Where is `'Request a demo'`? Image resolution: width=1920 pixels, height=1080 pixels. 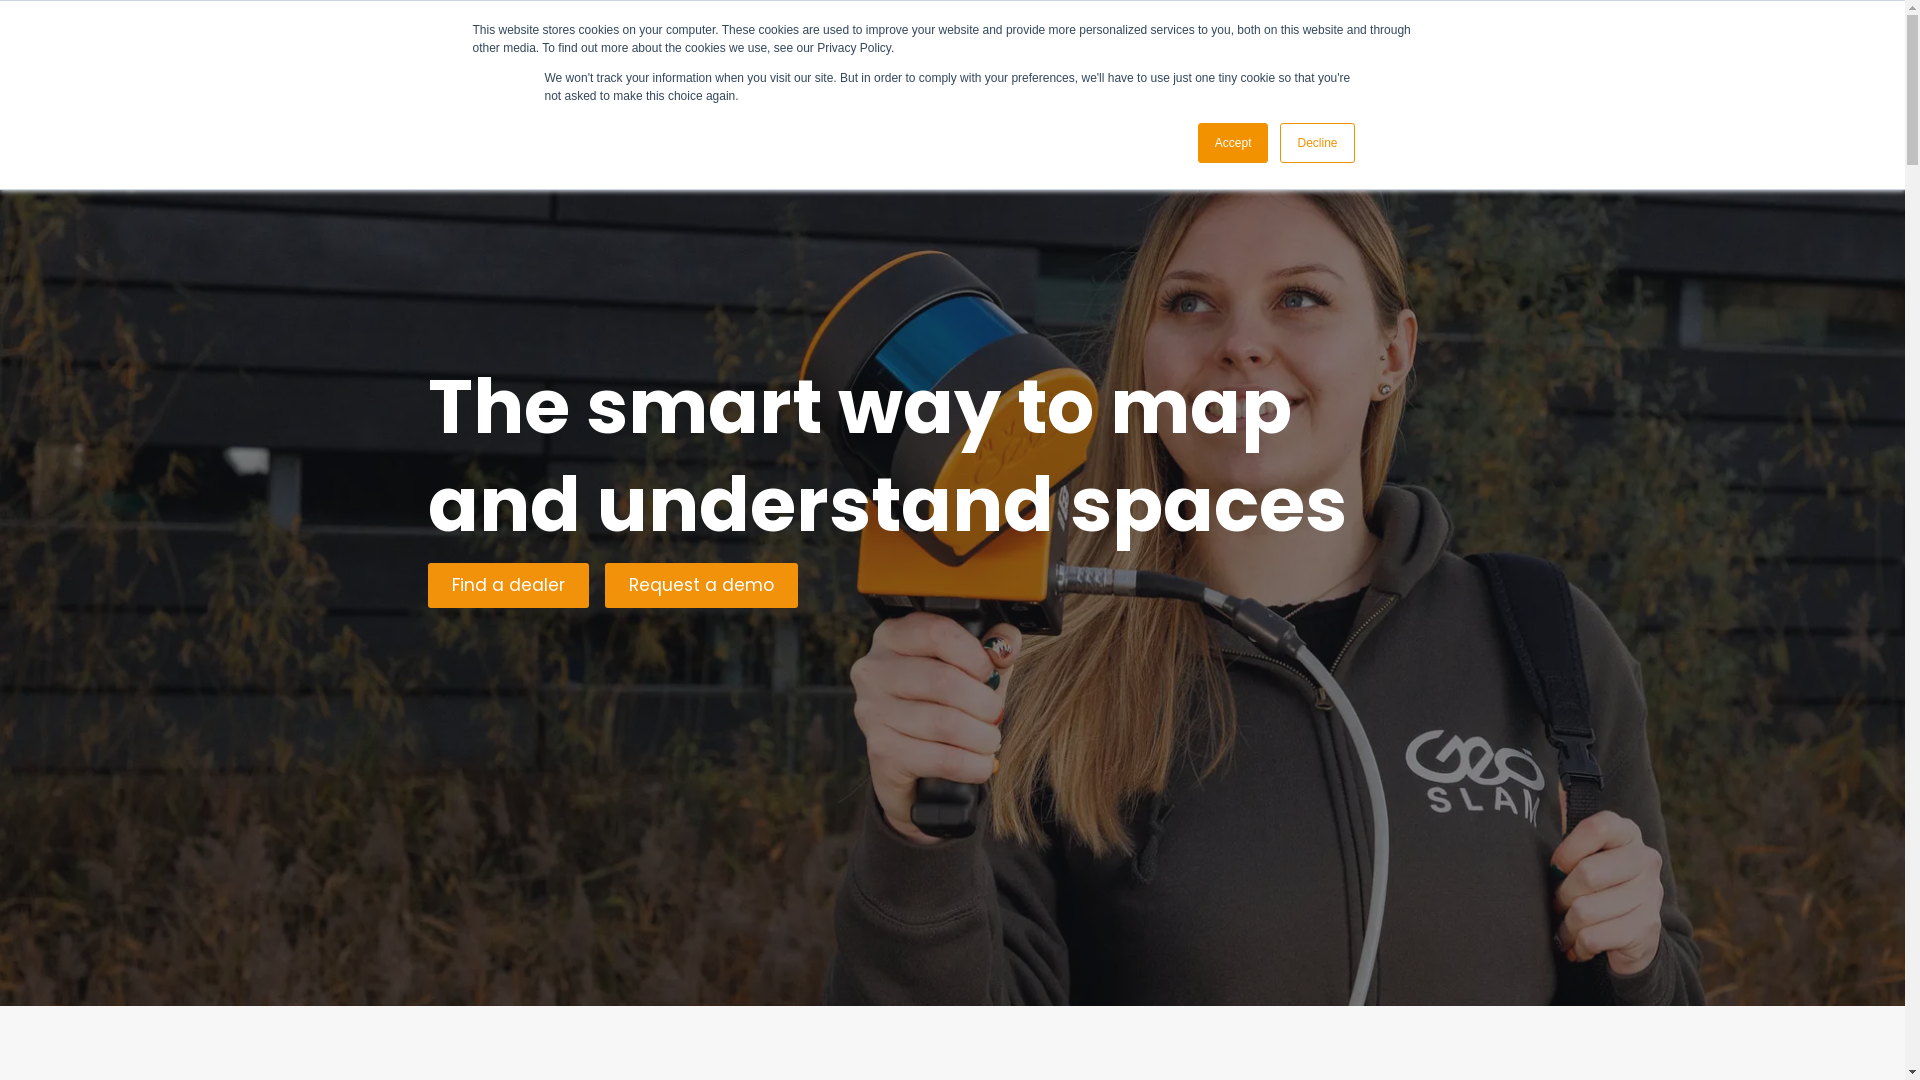
'Request a demo' is located at coordinates (700, 585).